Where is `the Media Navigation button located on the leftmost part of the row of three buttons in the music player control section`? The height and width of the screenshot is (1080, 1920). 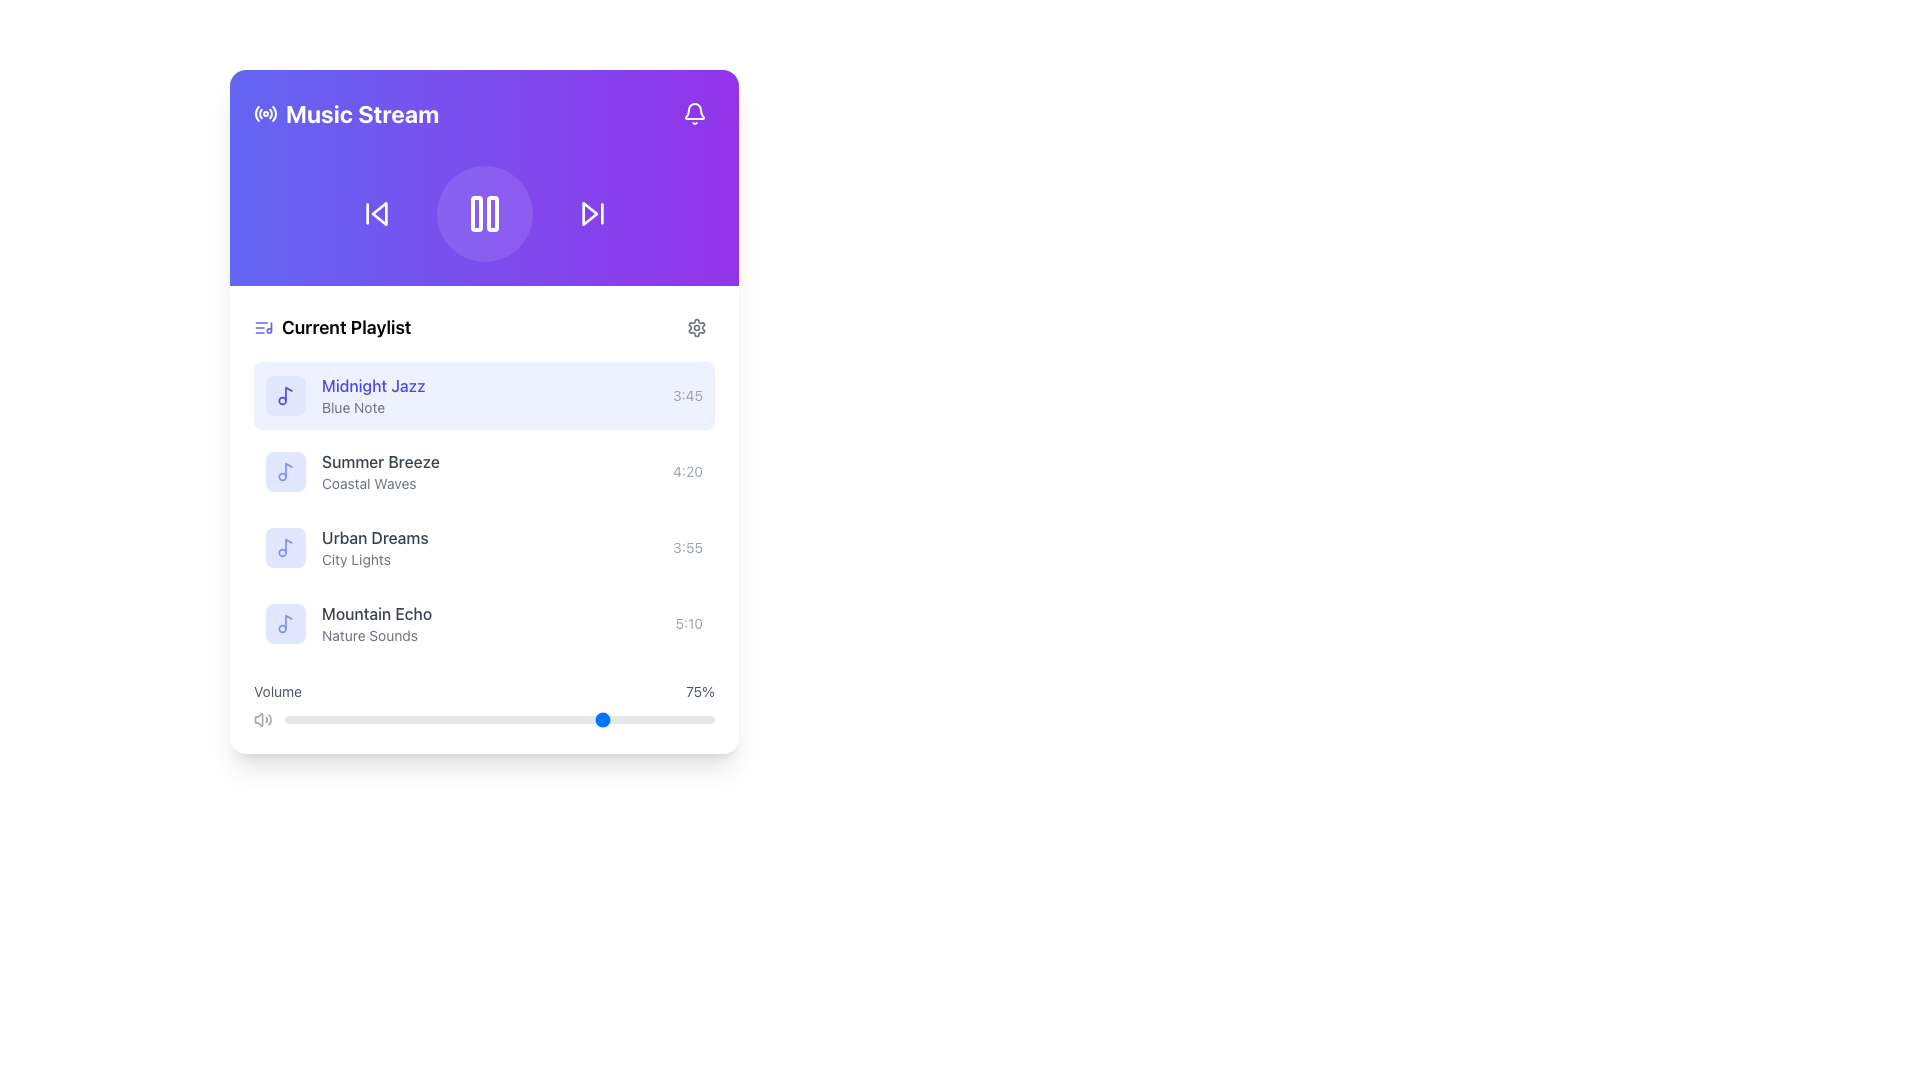
the Media Navigation button located on the leftmost part of the row of three buttons in the music player control section is located at coordinates (376, 213).